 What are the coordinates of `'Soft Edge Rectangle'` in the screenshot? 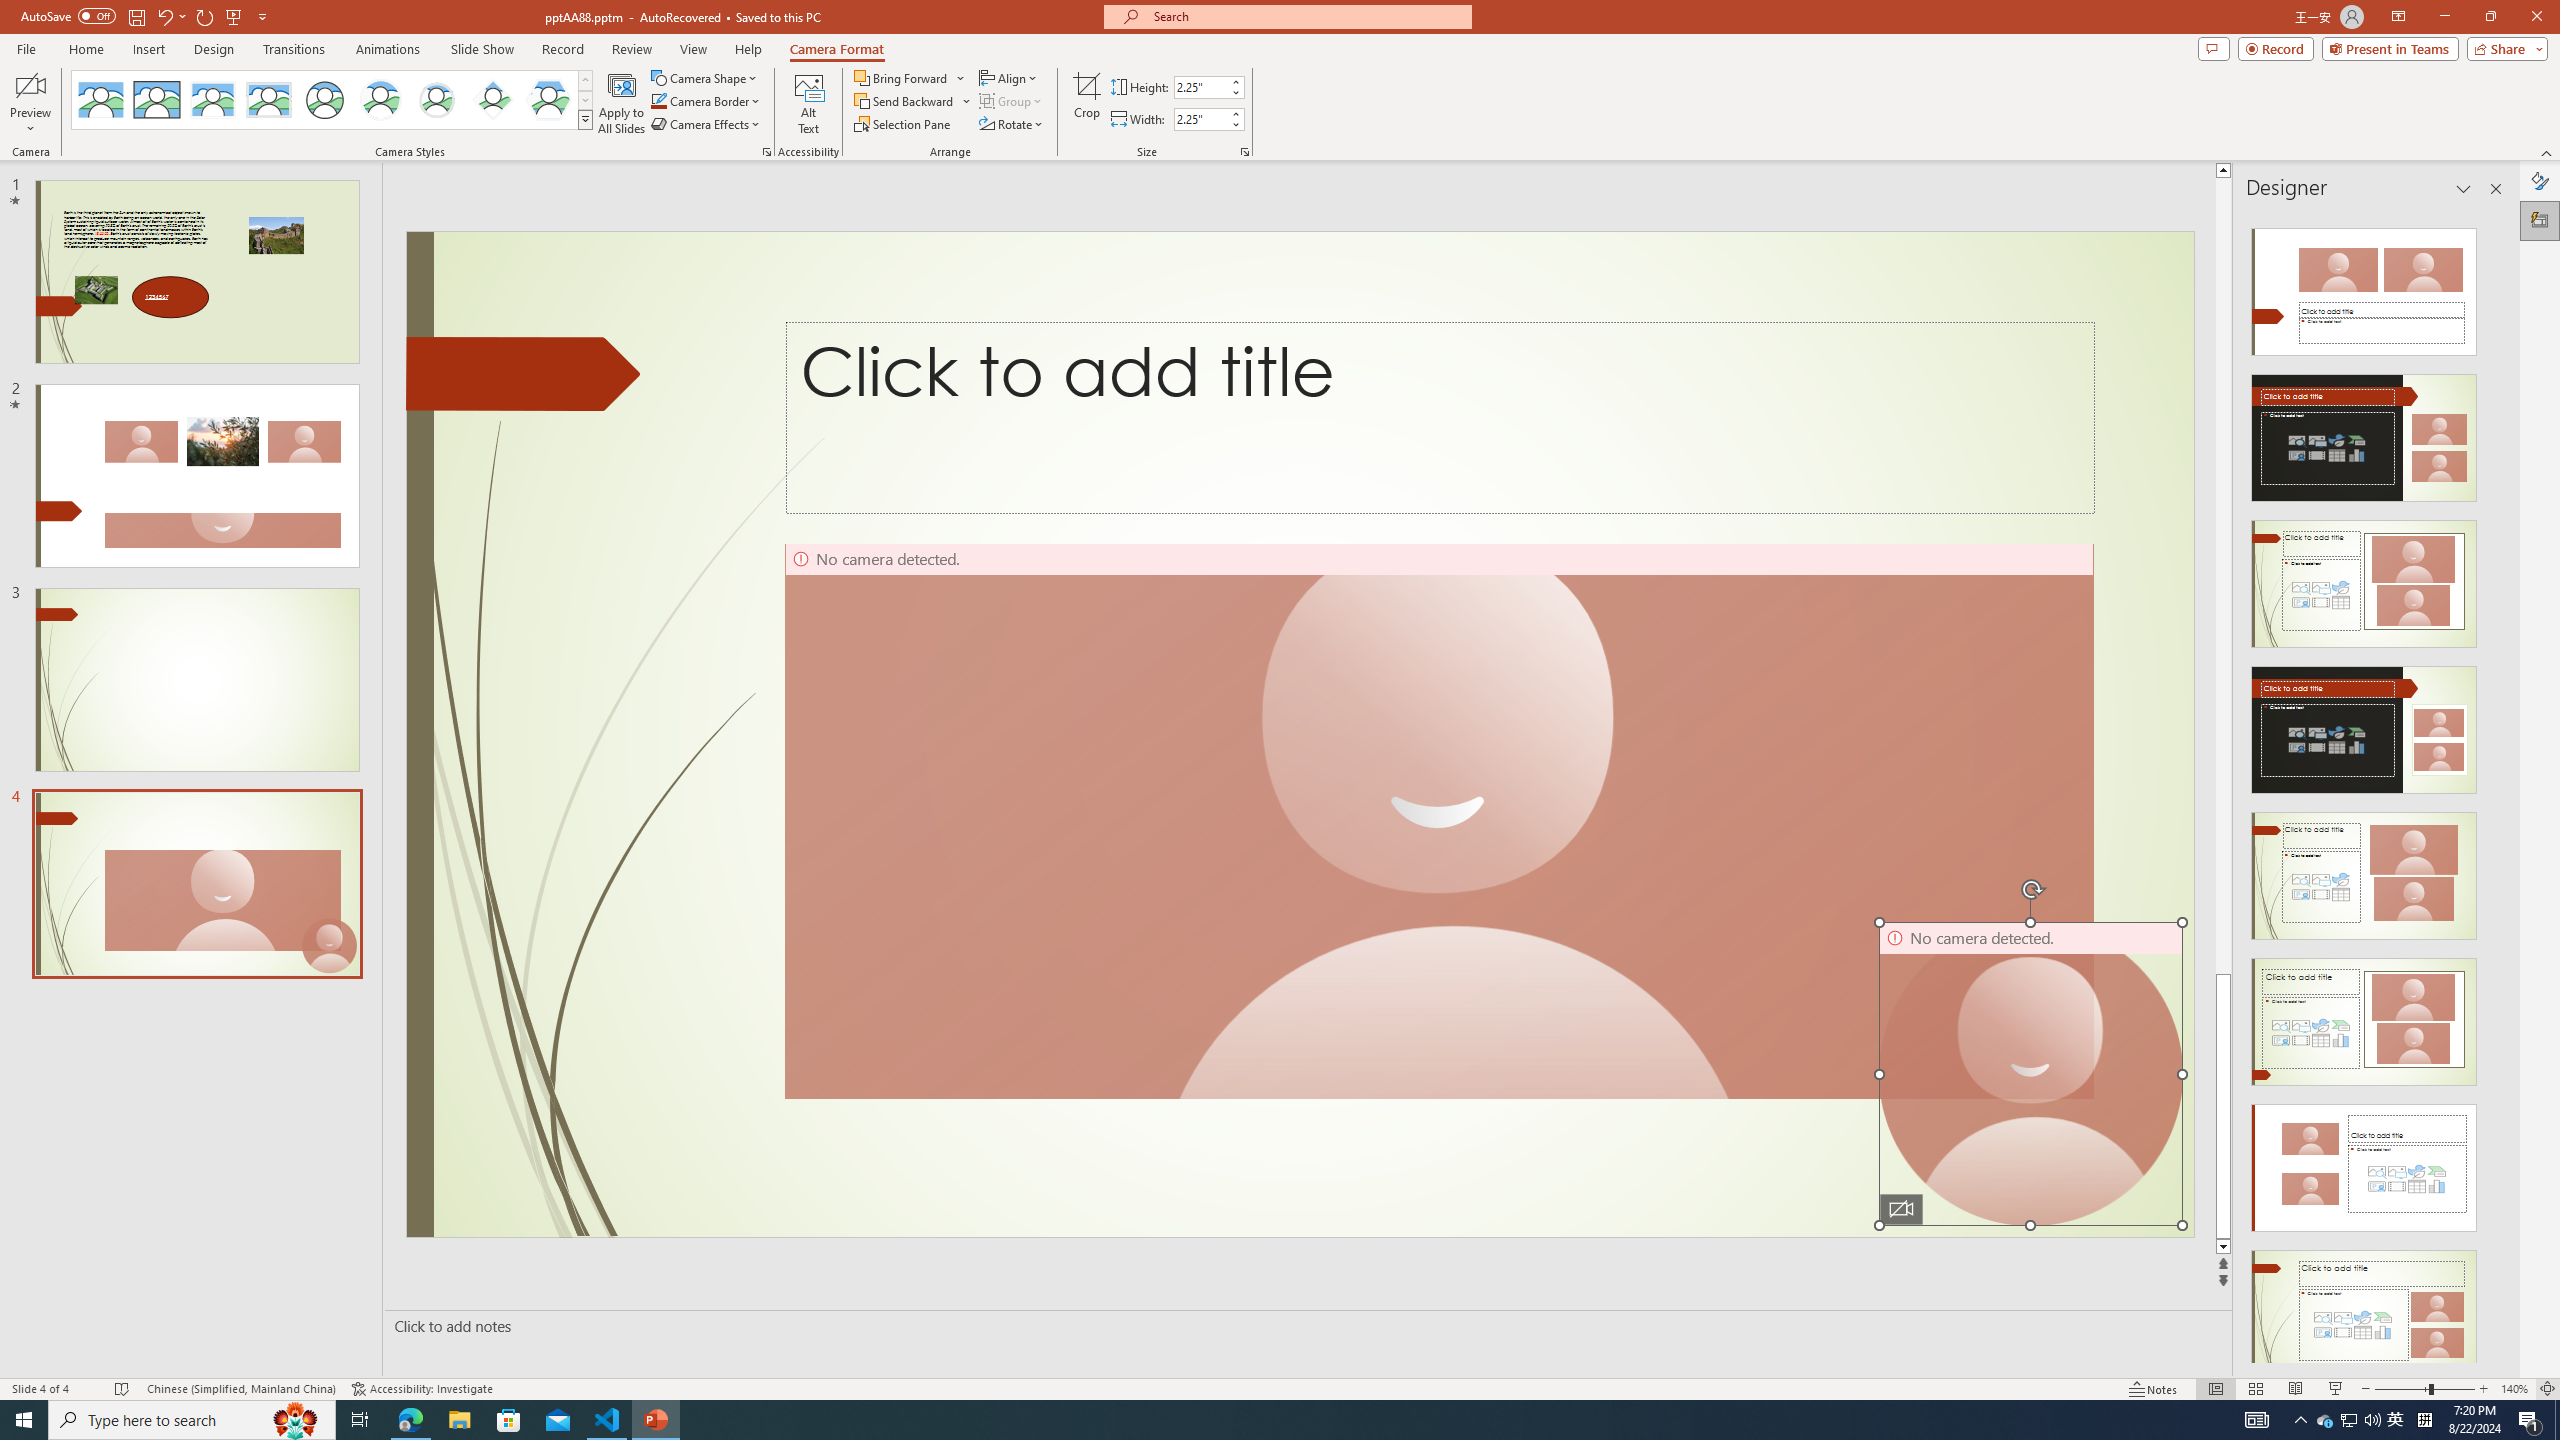 It's located at (268, 99).